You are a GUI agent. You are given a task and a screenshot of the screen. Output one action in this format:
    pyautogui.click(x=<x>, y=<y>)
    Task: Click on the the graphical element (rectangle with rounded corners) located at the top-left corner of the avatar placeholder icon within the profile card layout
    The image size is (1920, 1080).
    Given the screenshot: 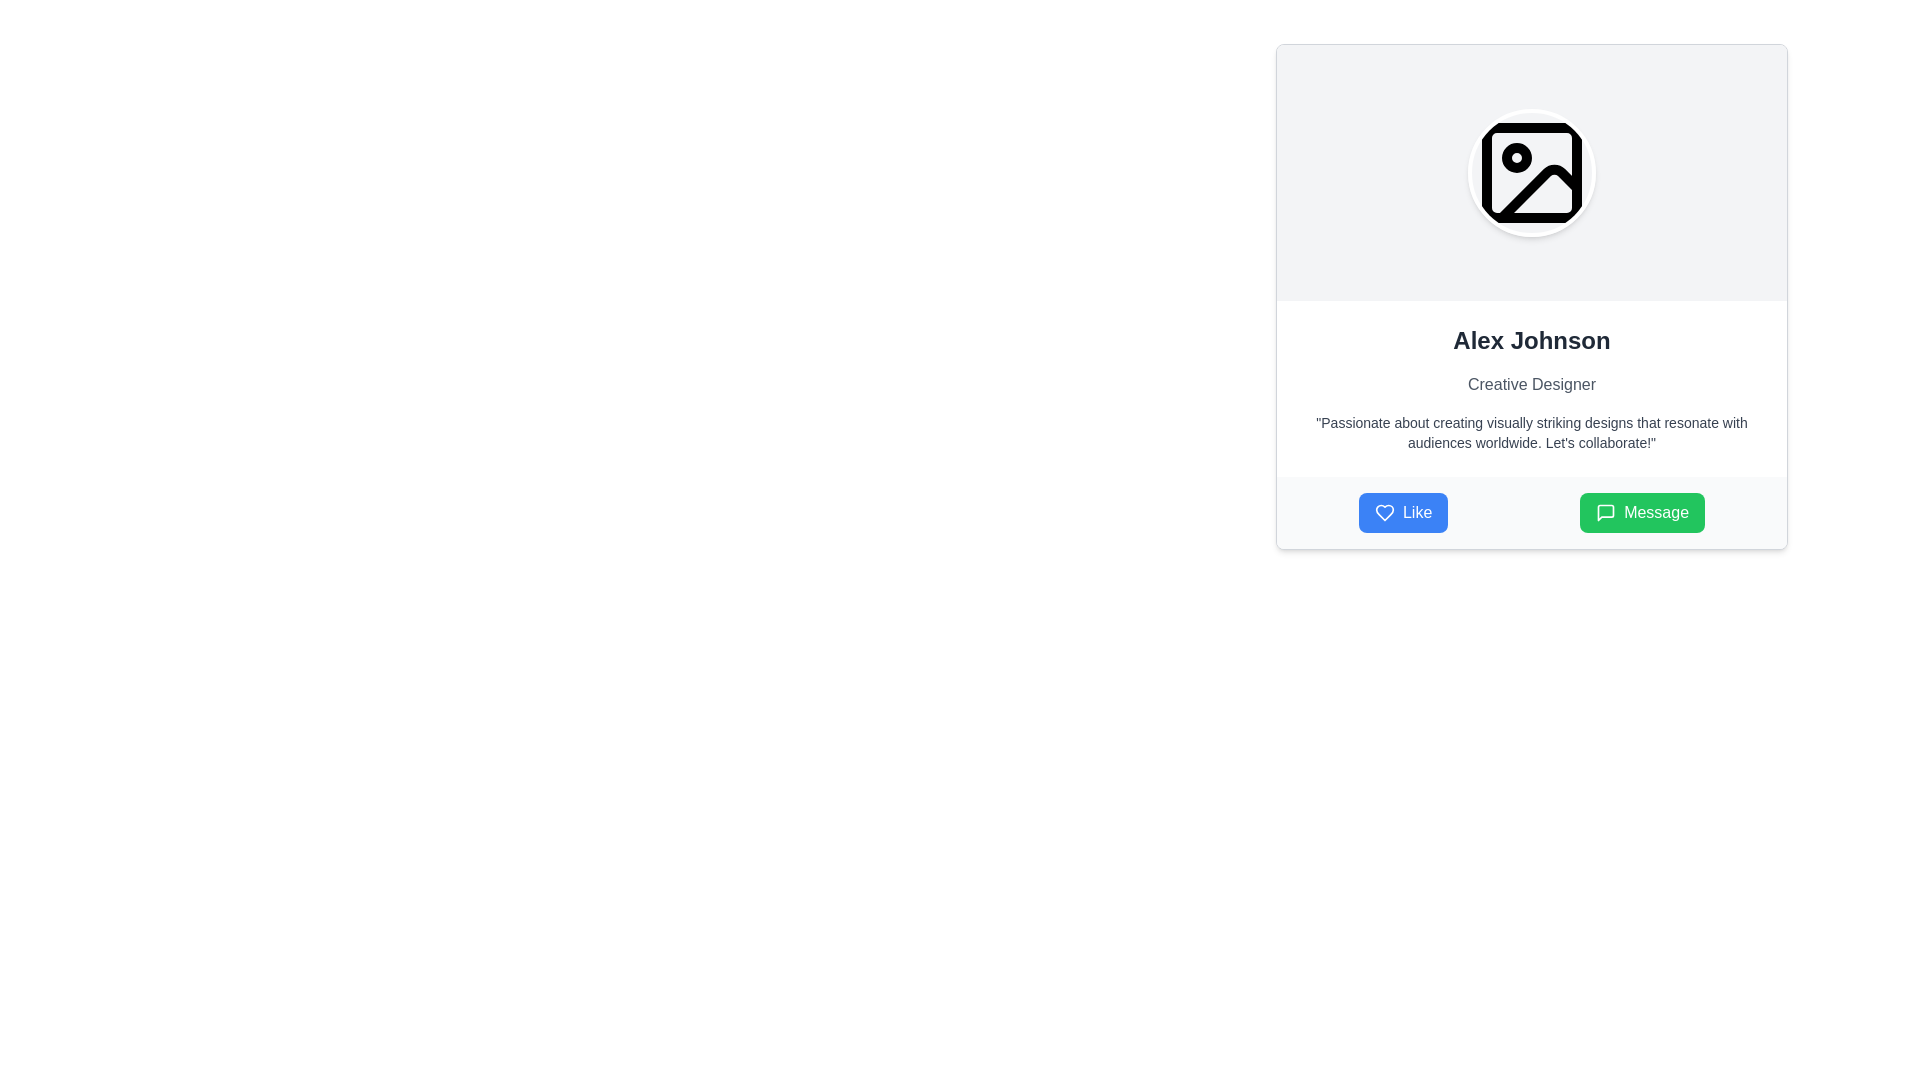 What is the action you would take?
    pyautogui.click(x=1530, y=172)
    